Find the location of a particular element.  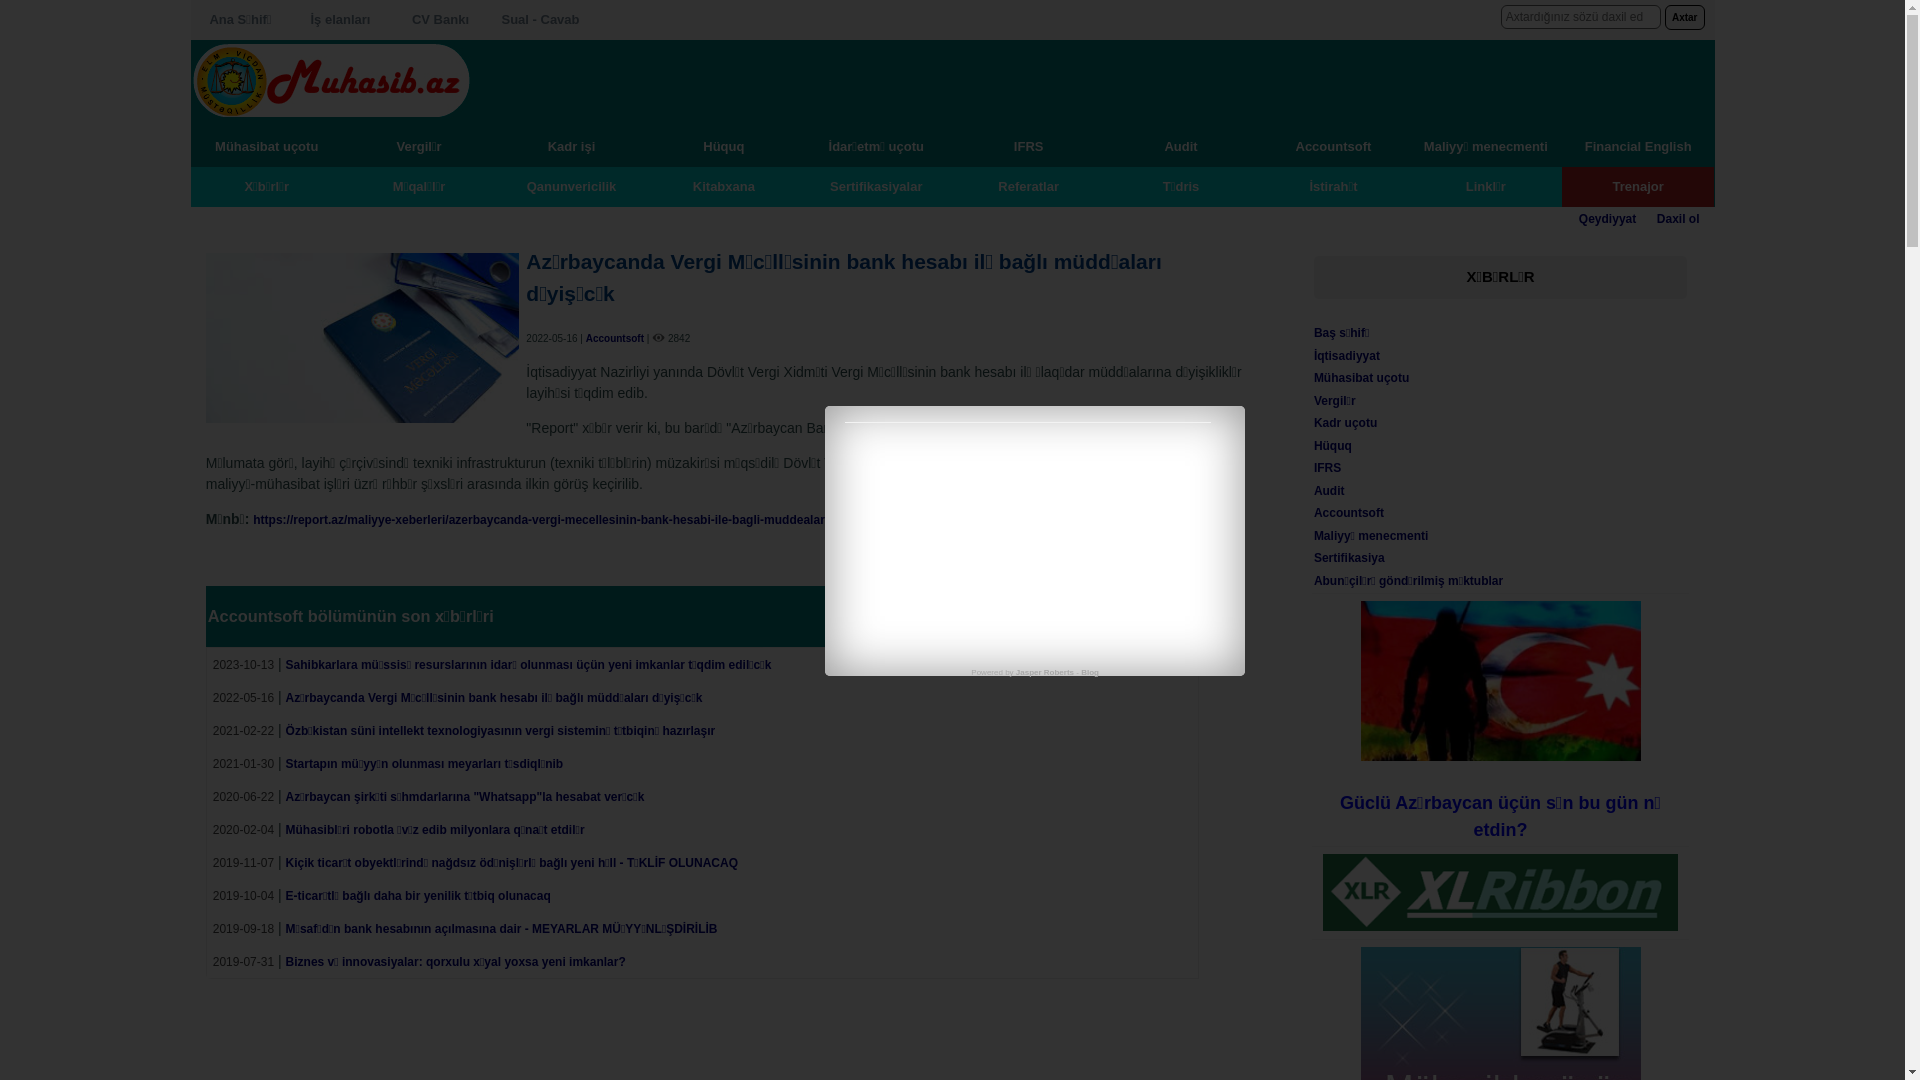

'Blog' is located at coordinates (1088, 672).